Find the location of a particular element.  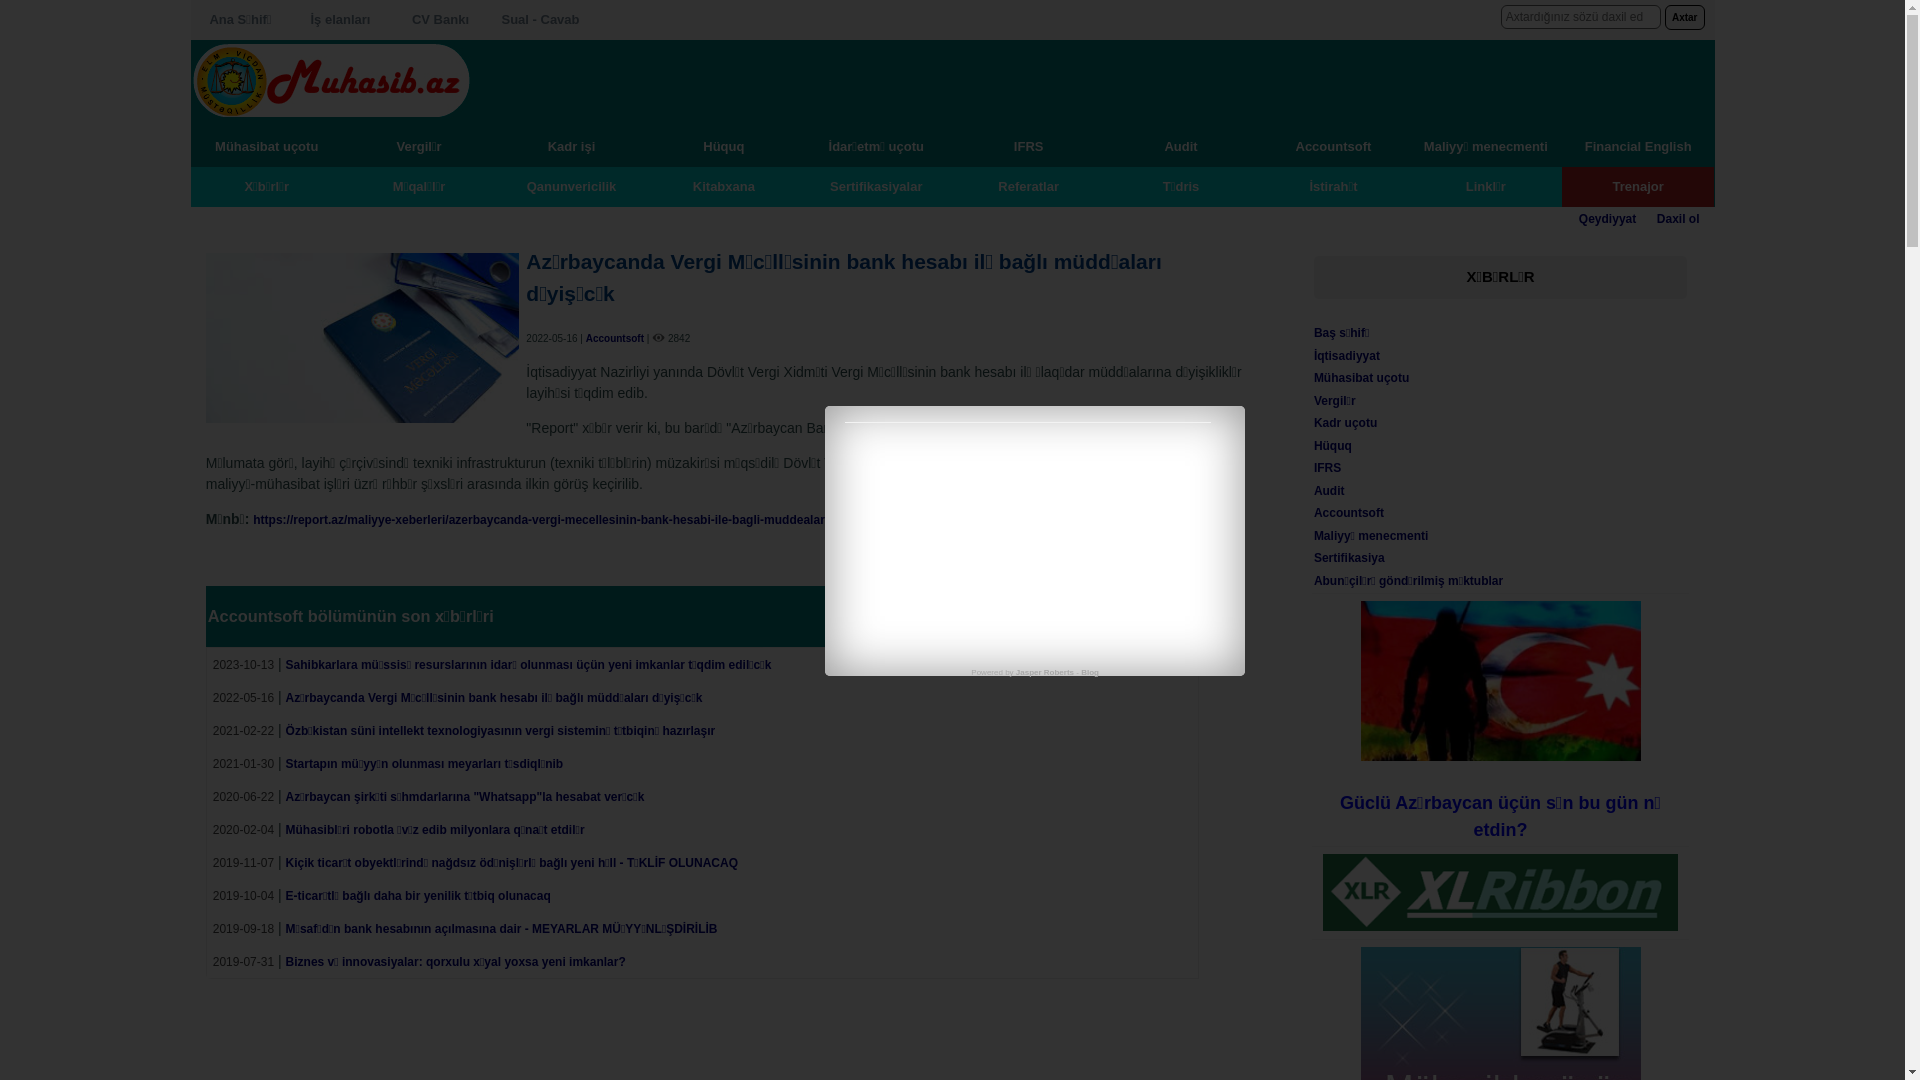

'Blog' is located at coordinates (1088, 672).